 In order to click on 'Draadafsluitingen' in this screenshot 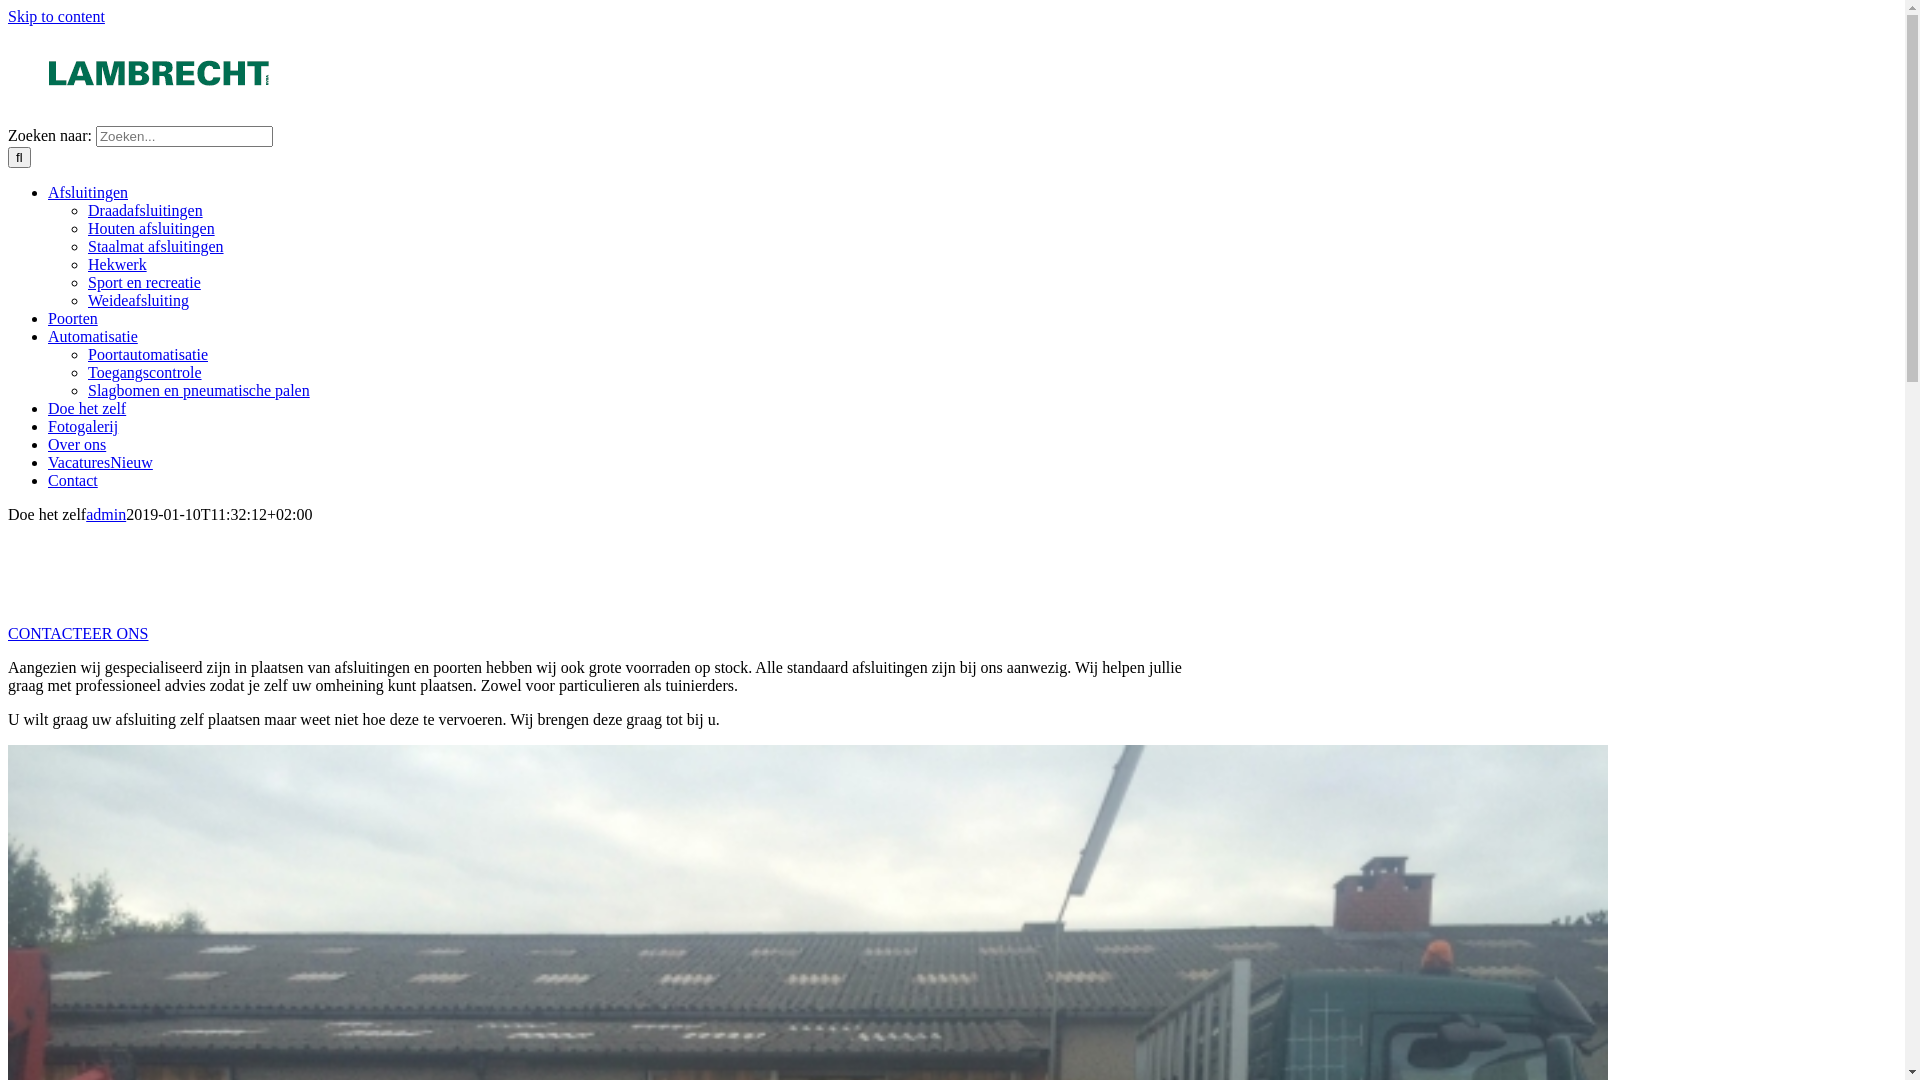, I will do `click(144, 210)`.